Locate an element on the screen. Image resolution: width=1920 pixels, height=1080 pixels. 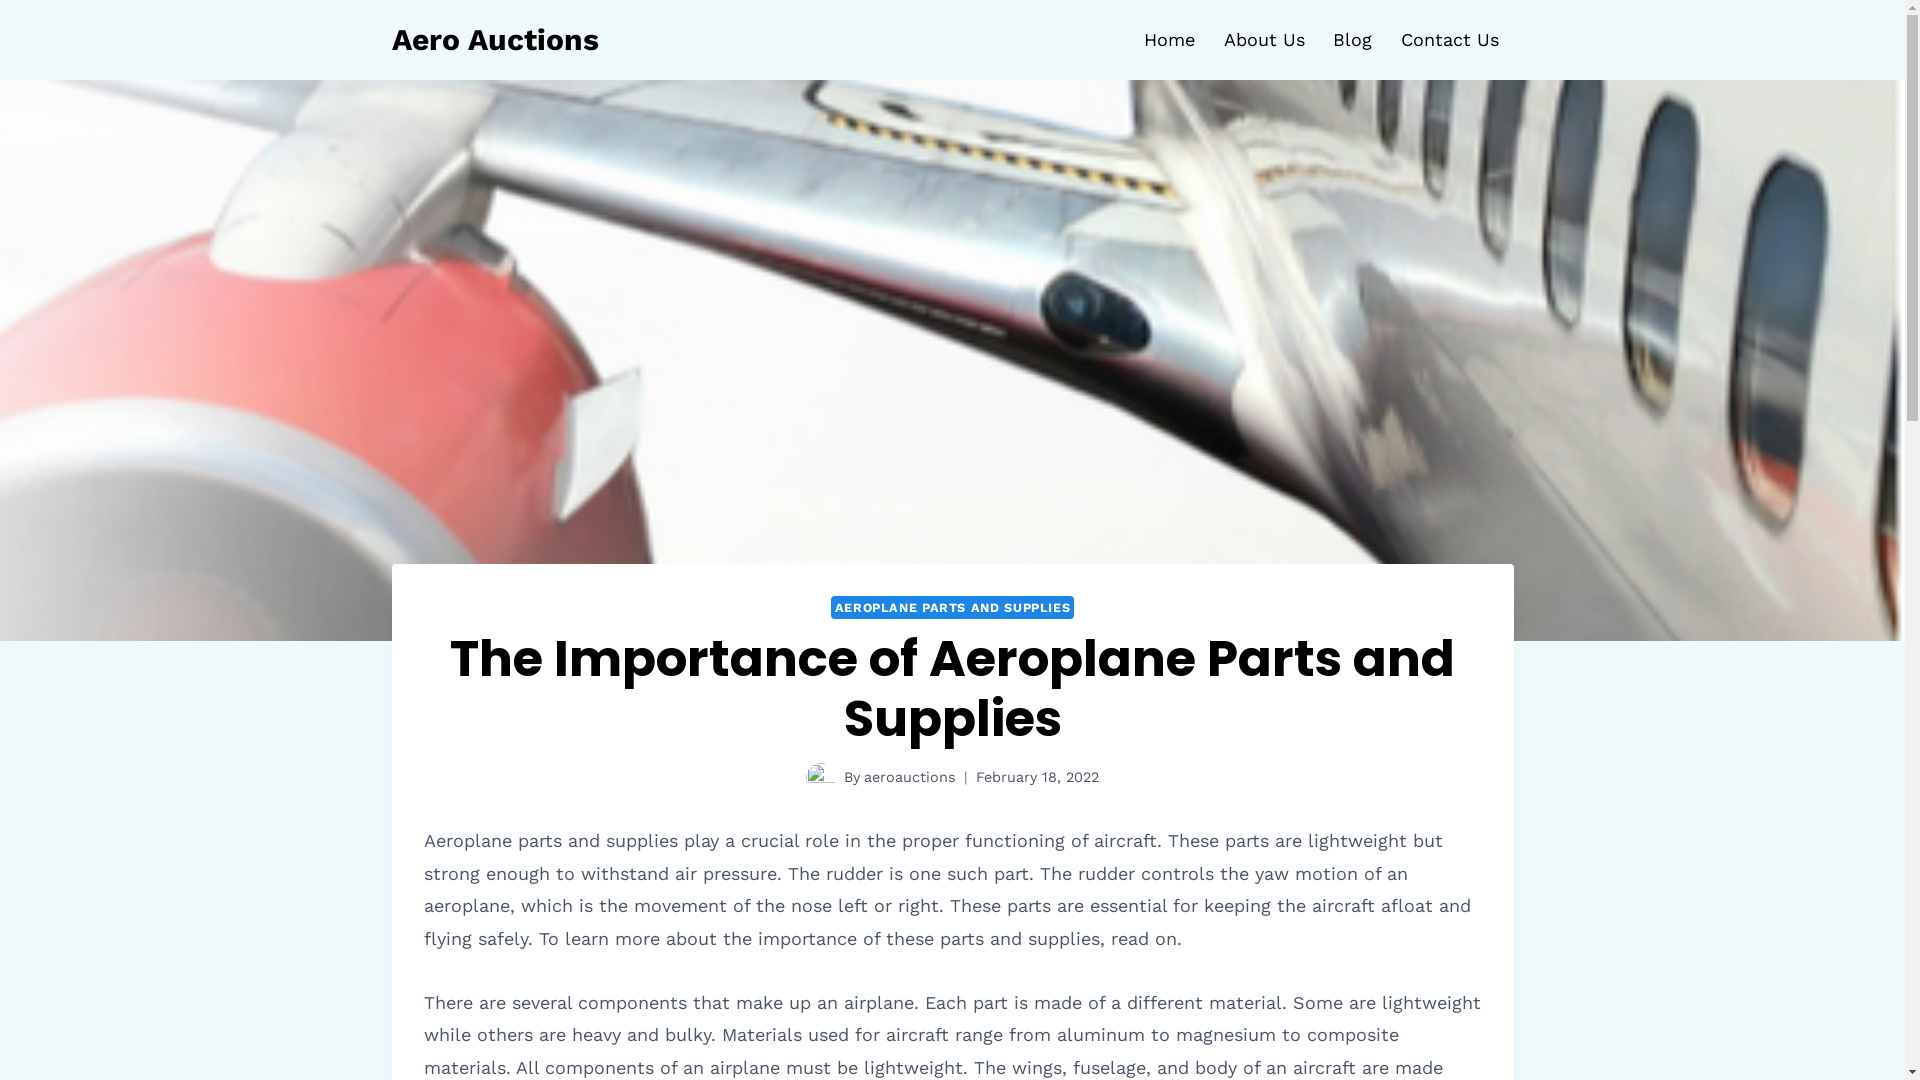
'About Us' is located at coordinates (1262, 39).